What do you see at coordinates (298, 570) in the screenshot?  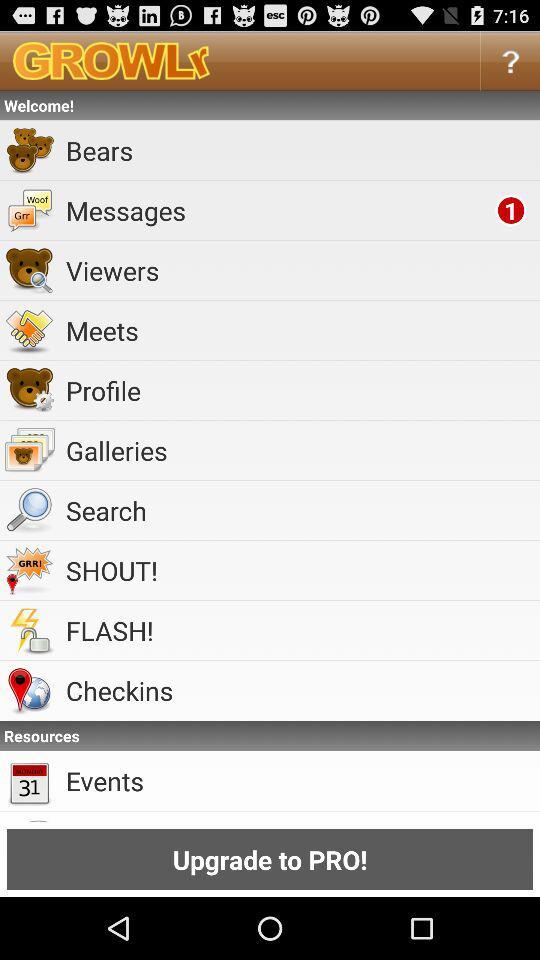 I see `the app above the flash! app` at bounding box center [298, 570].